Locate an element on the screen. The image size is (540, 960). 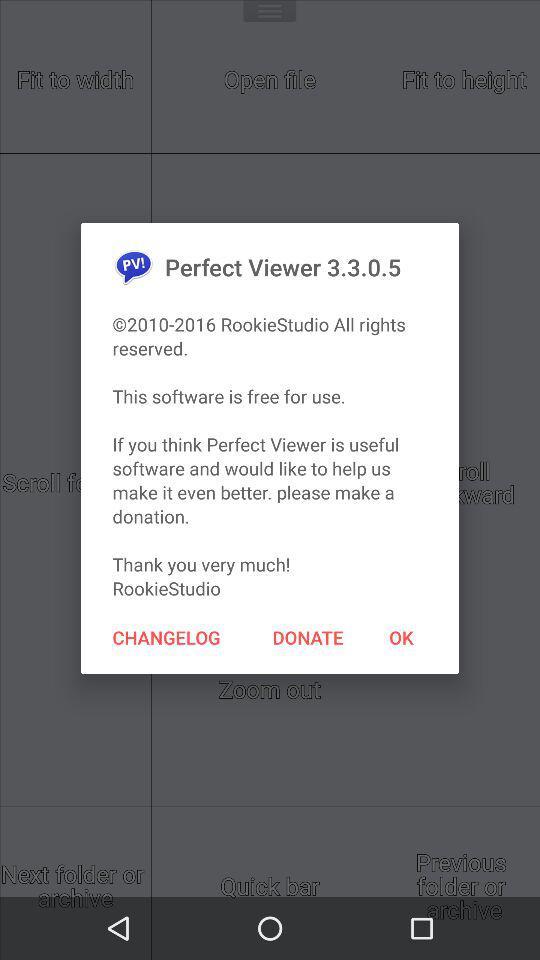
the donate item is located at coordinates (308, 636).